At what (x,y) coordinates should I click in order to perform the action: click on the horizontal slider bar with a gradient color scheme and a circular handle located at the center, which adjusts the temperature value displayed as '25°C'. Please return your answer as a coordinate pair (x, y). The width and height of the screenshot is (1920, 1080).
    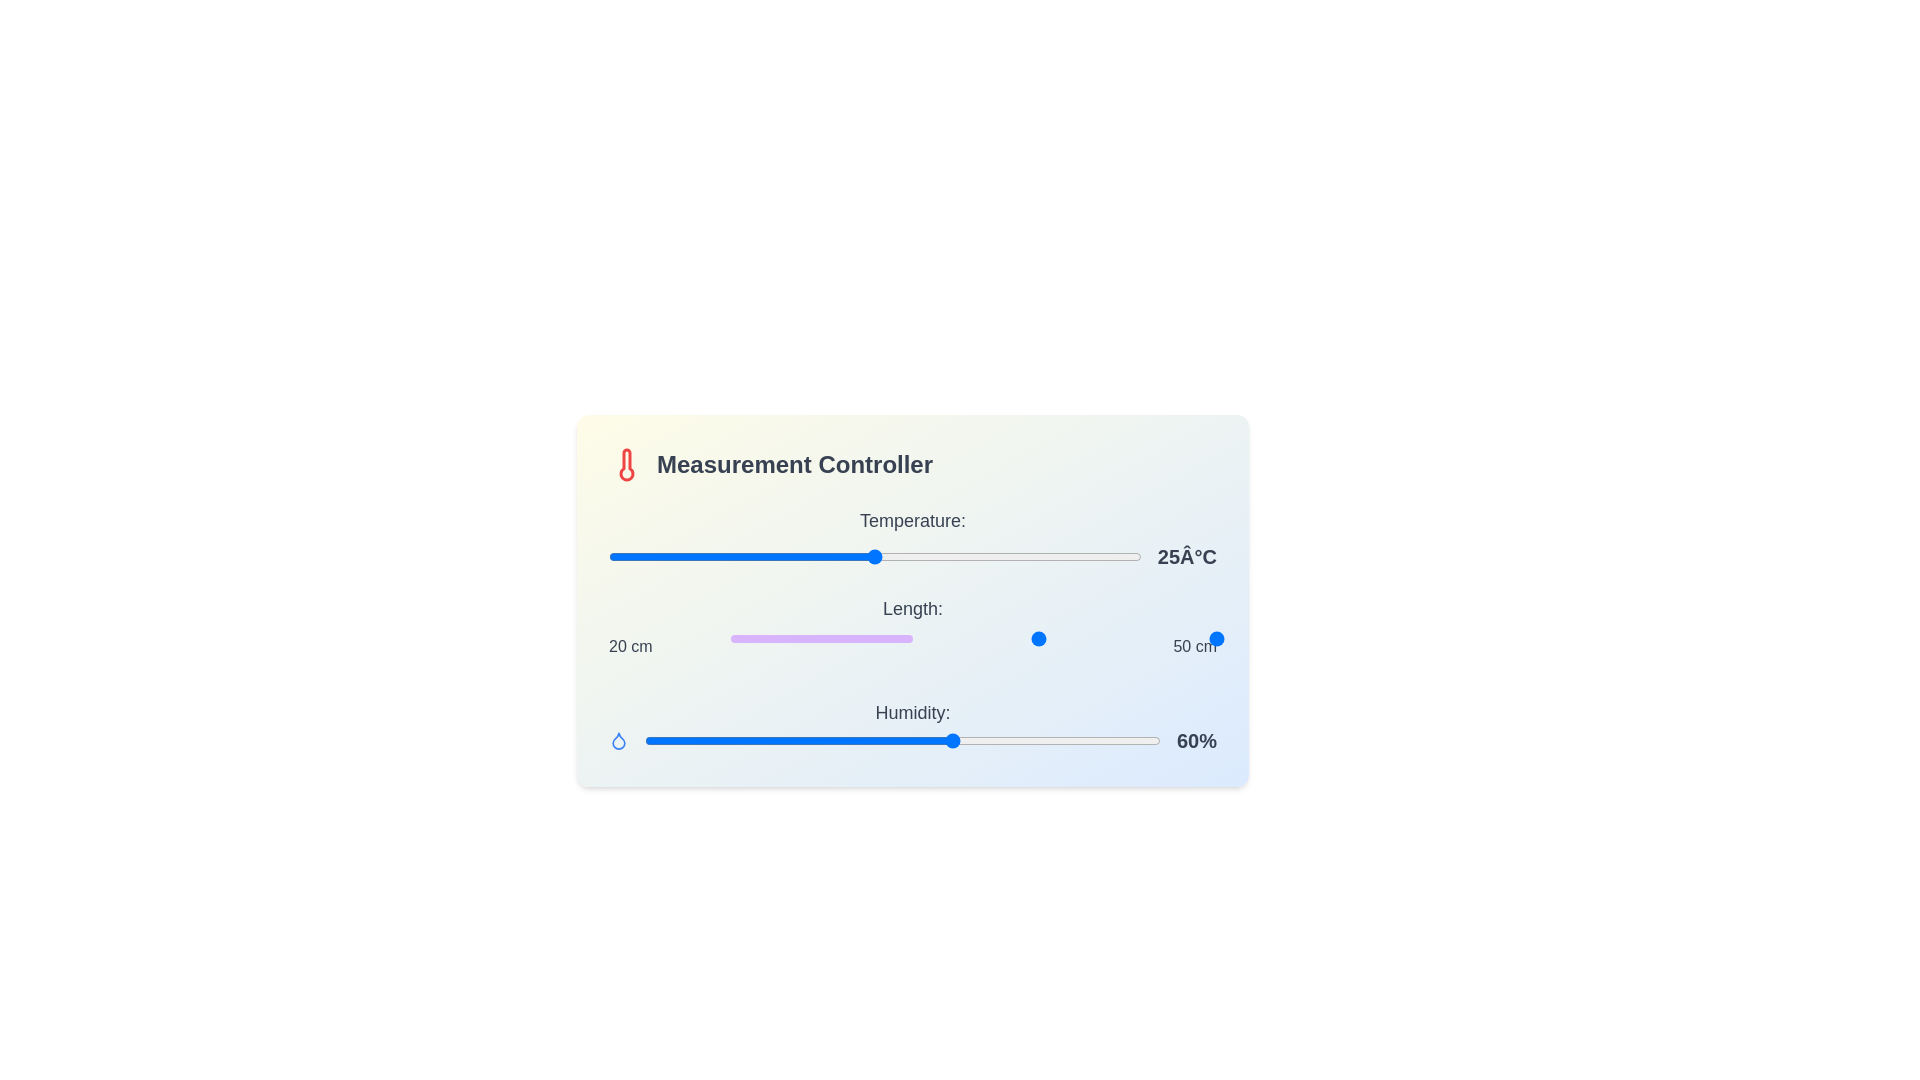
    Looking at the image, I should click on (875, 556).